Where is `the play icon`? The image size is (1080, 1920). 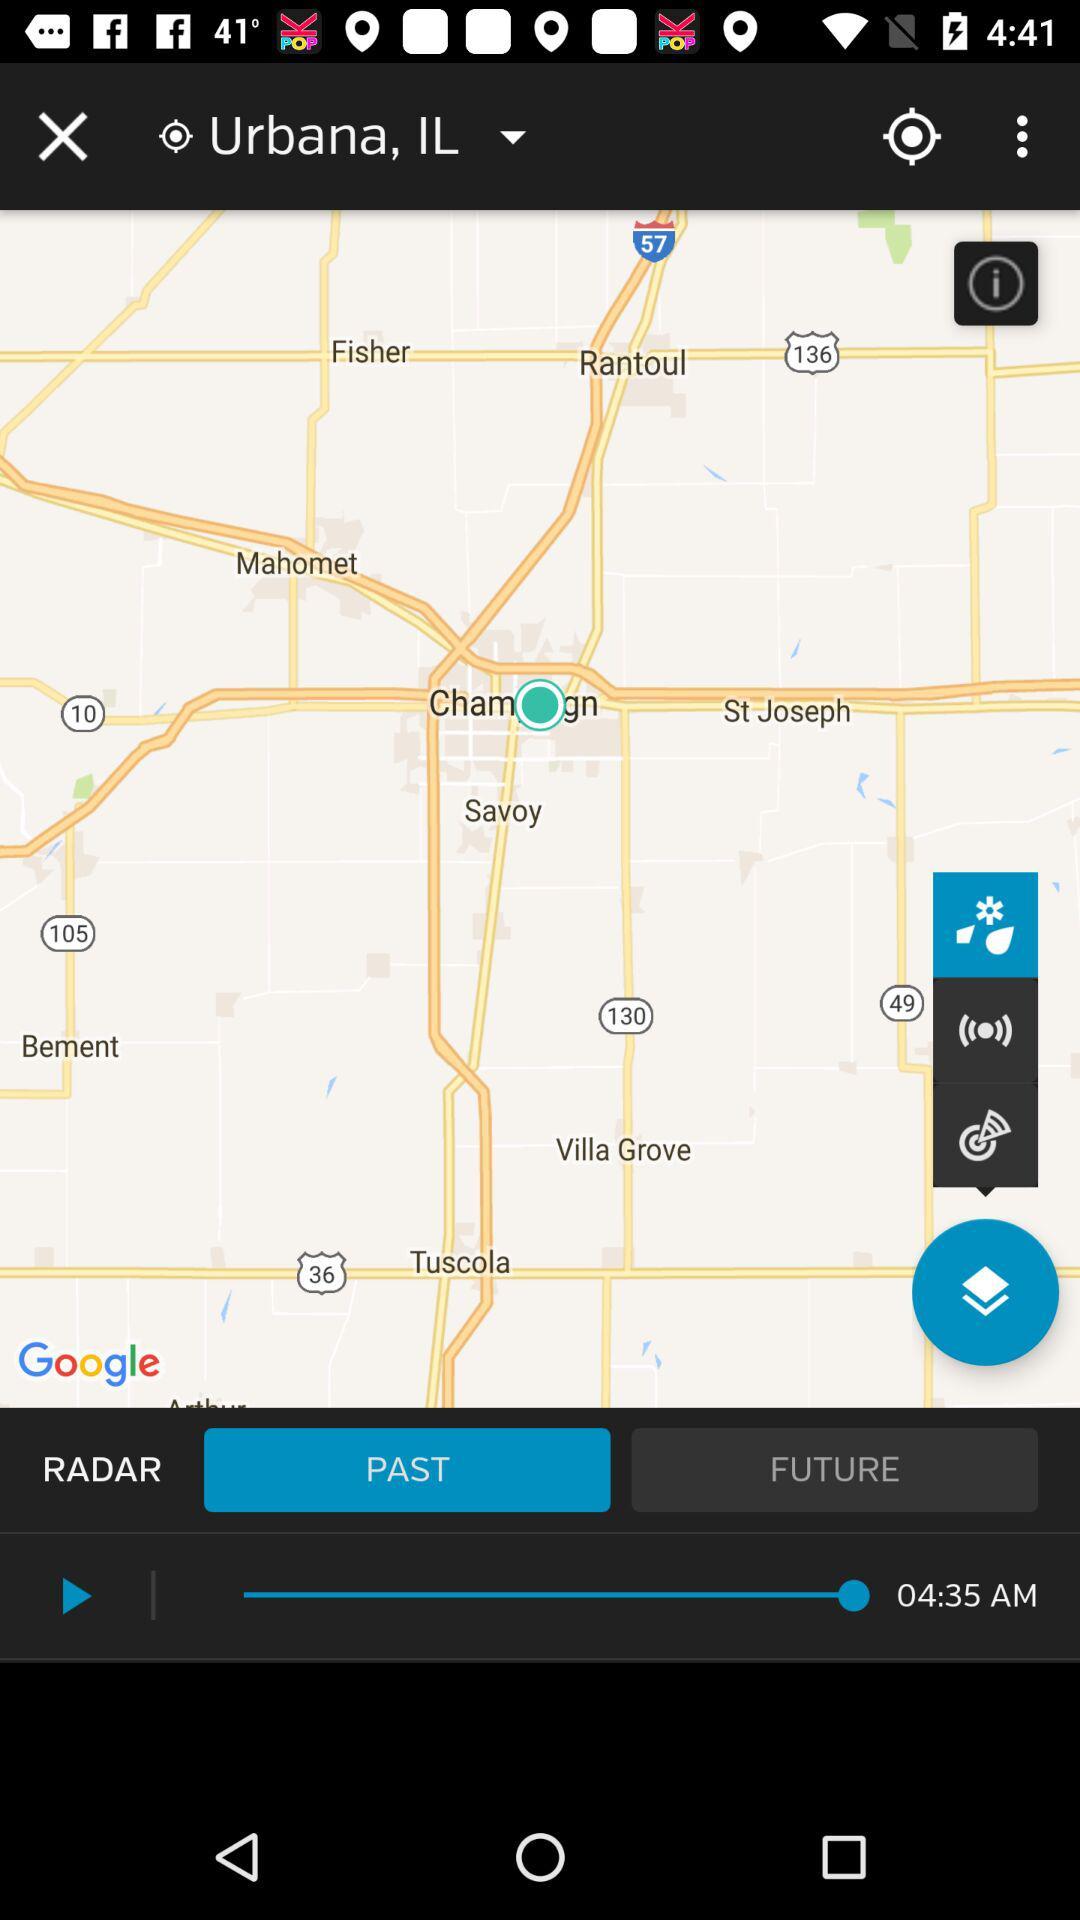 the play icon is located at coordinates (72, 1595).